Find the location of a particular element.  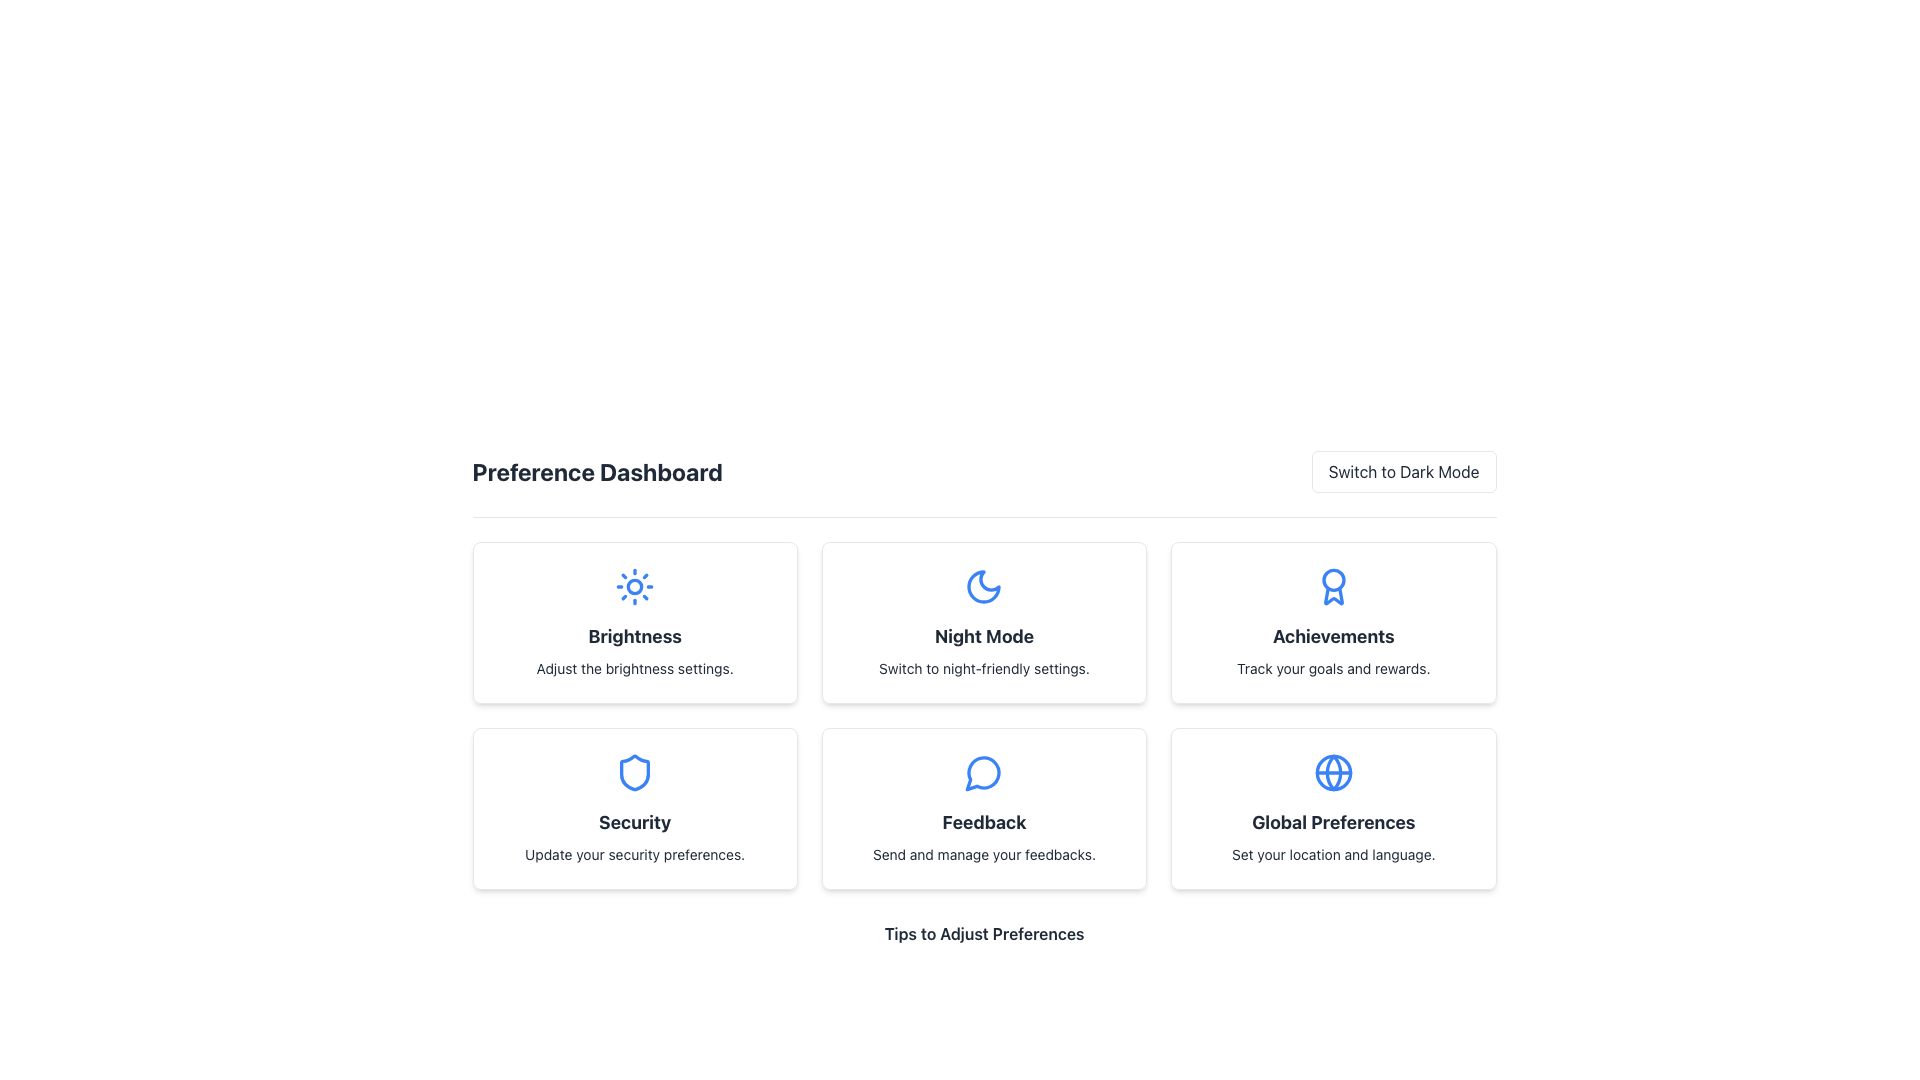

the descriptive subtitle text located at the bottom of the 'Achievements' card in the preference dashboard interface is located at coordinates (1333, 668).